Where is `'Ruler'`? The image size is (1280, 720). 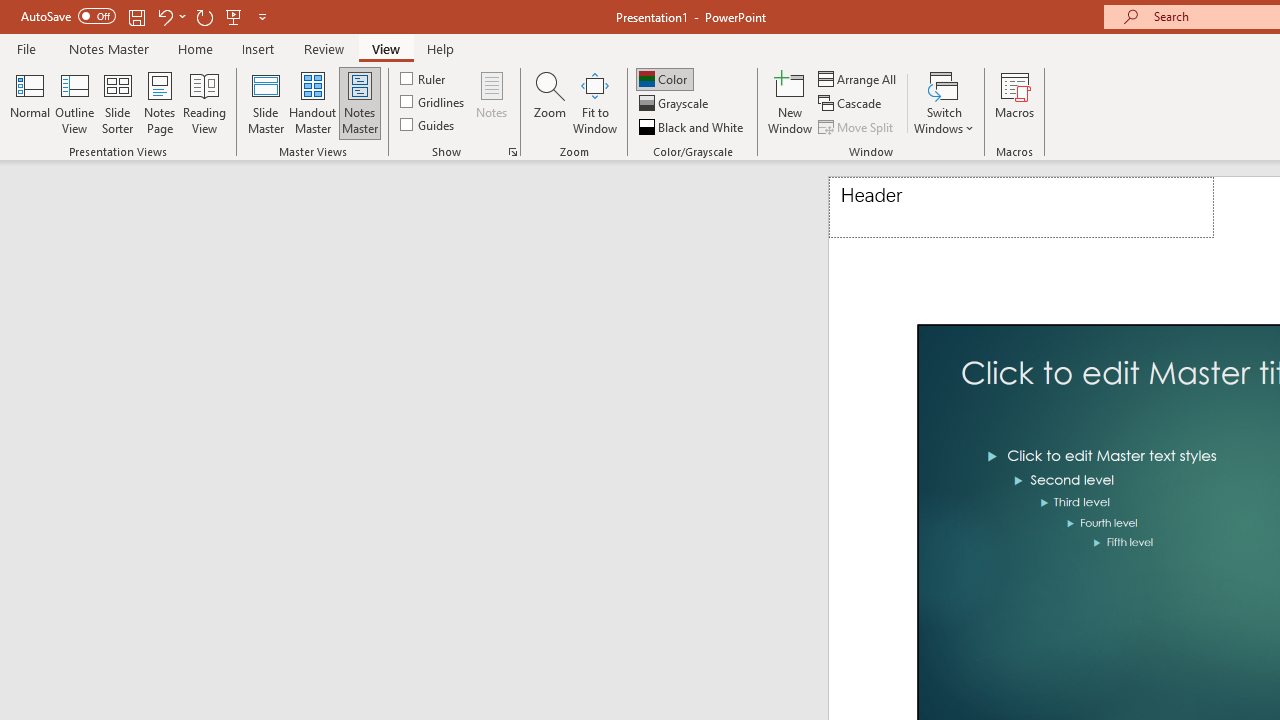
'Ruler' is located at coordinates (423, 77).